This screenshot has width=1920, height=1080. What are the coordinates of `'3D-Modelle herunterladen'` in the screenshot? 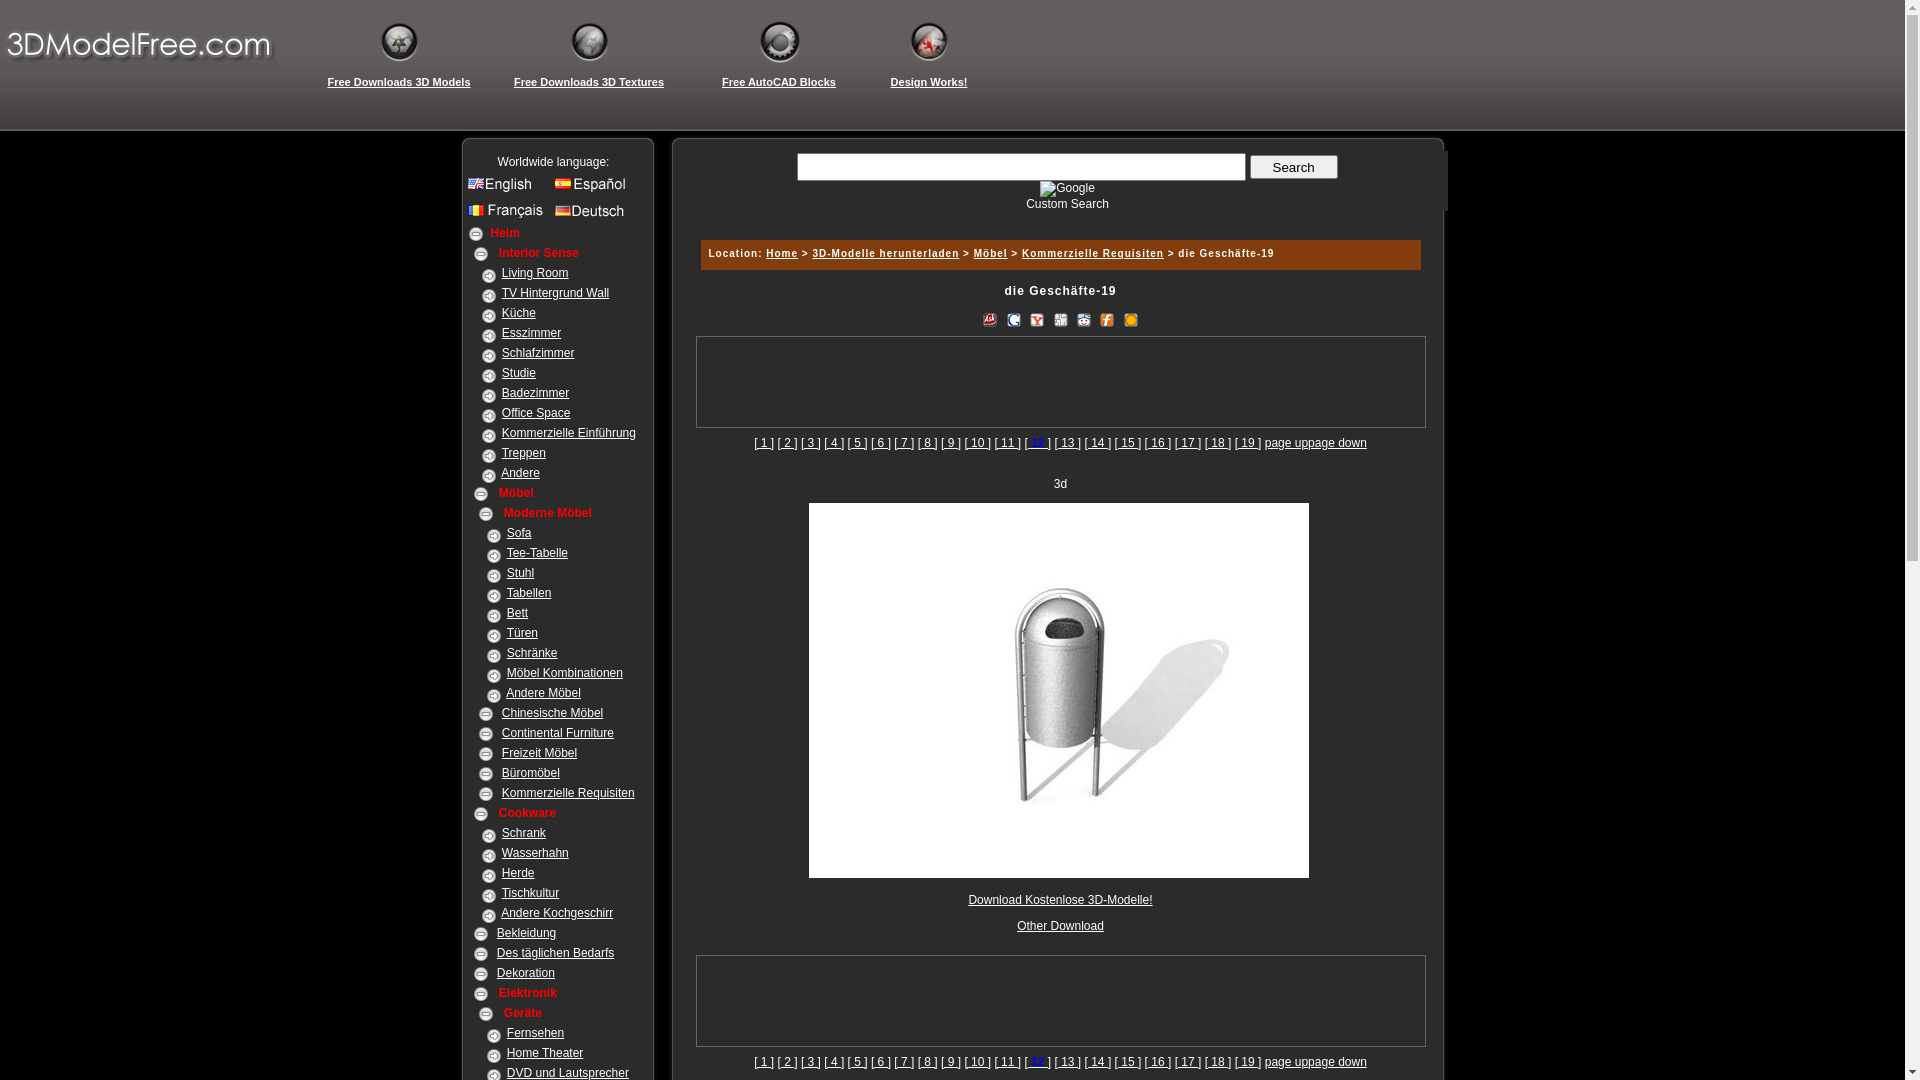 It's located at (884, 252).